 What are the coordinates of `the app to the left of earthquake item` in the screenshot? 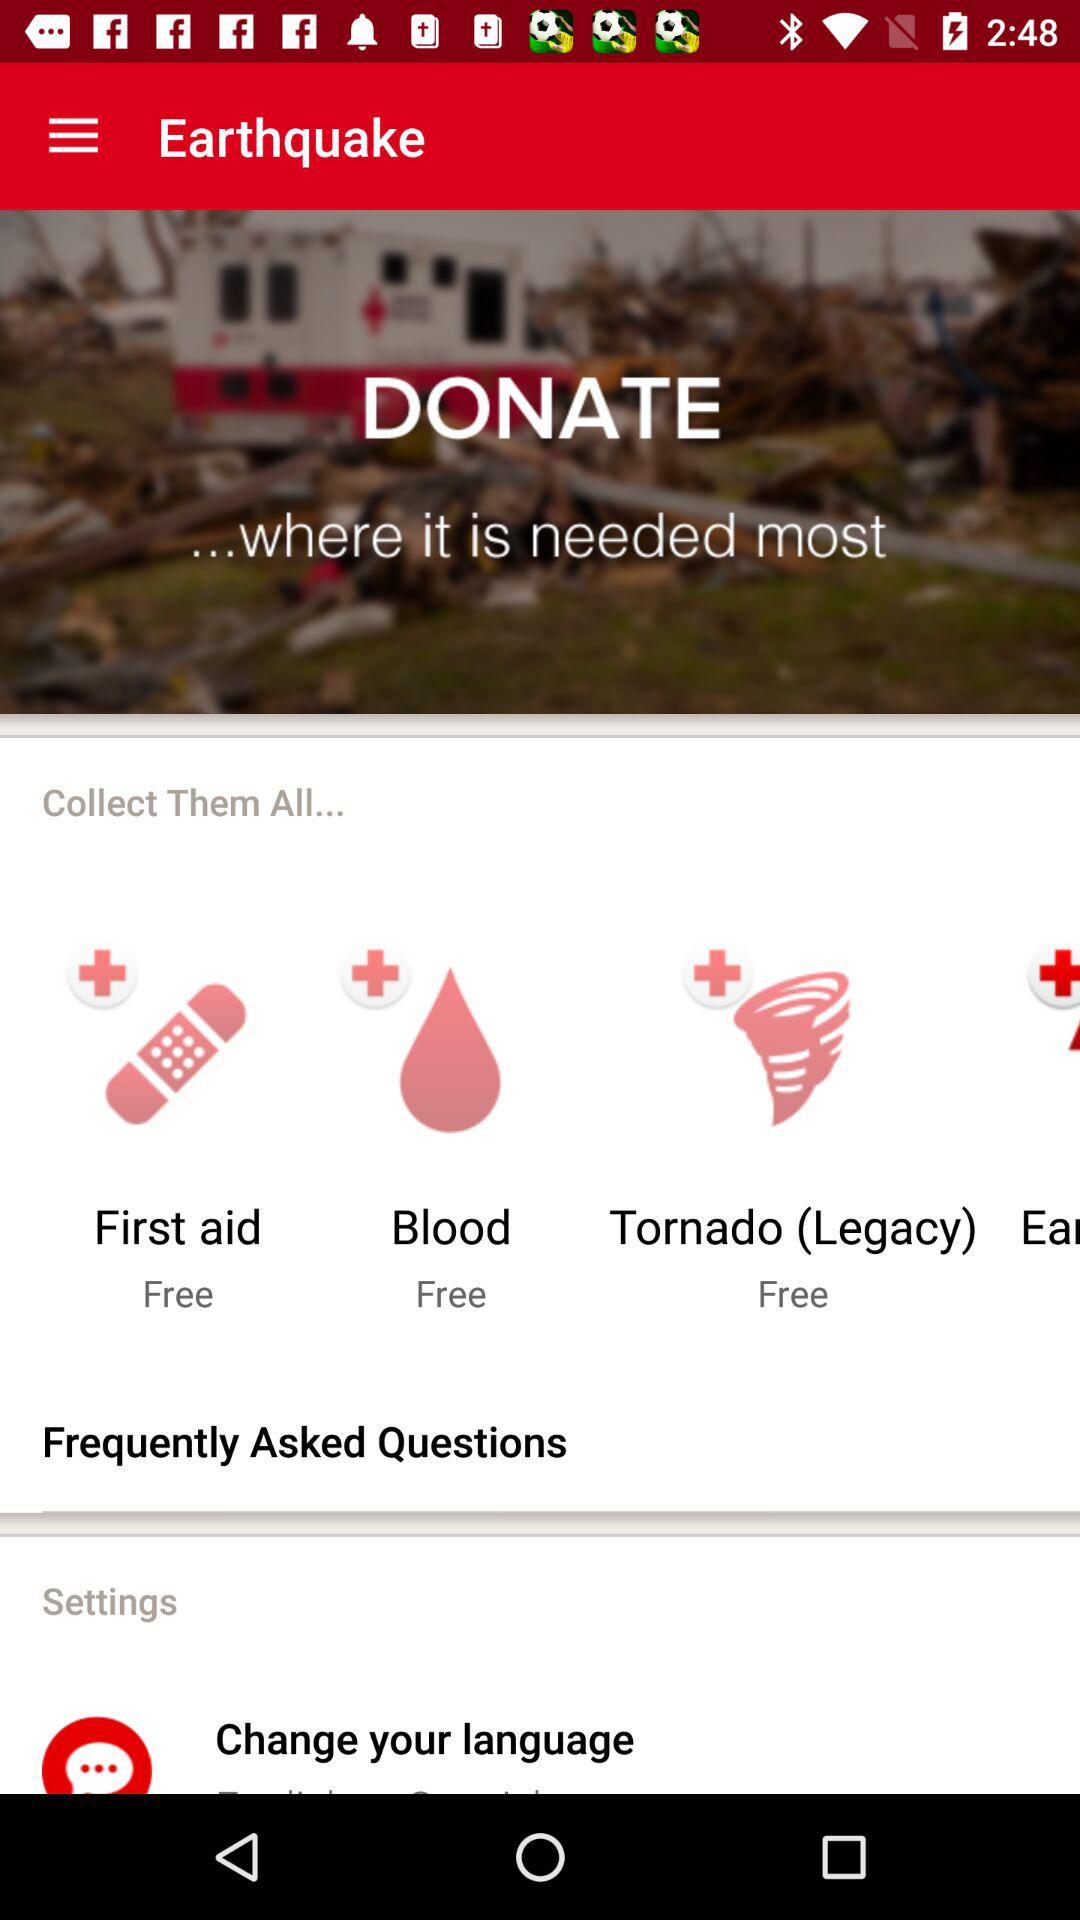 It's located at (72, 135).